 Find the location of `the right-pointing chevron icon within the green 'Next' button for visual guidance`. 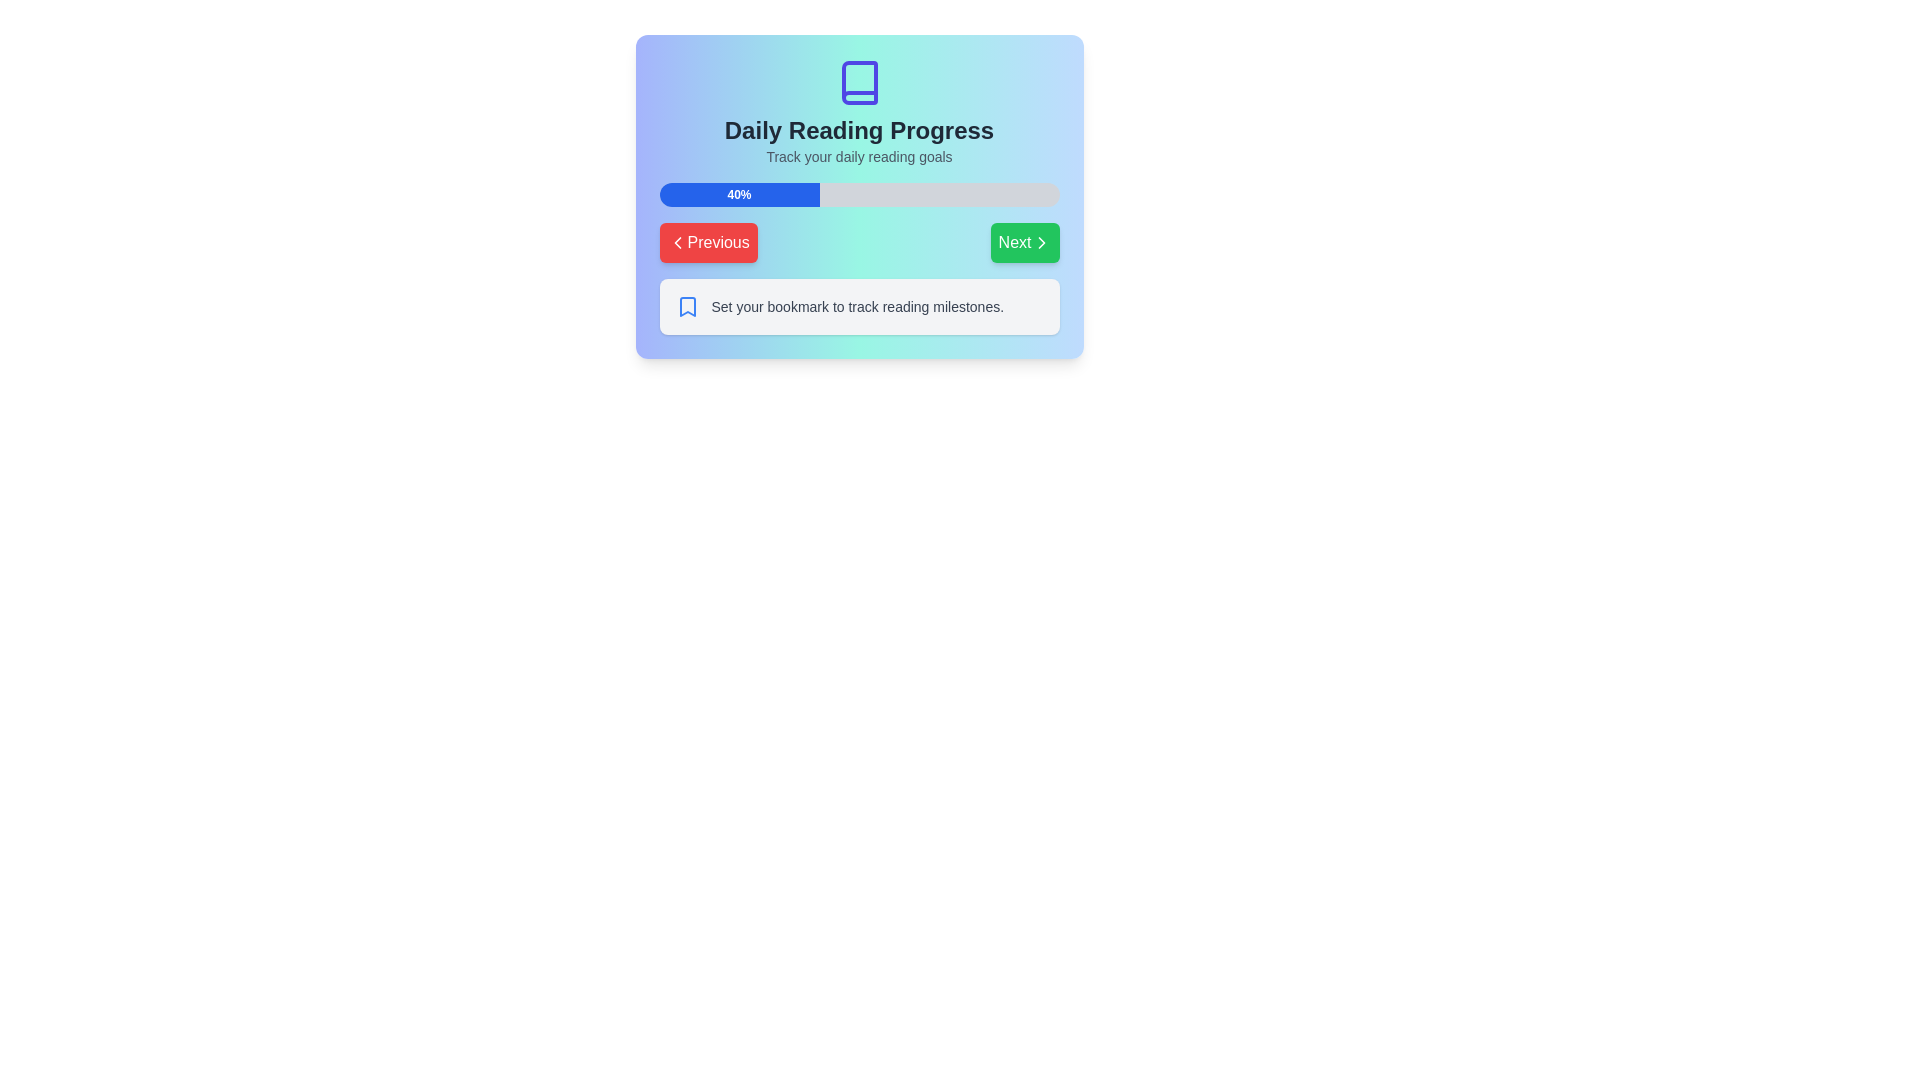

the right-pointing chevron icon within the green 'Next' button for visual guidance is located at coordinates (1040, 242).